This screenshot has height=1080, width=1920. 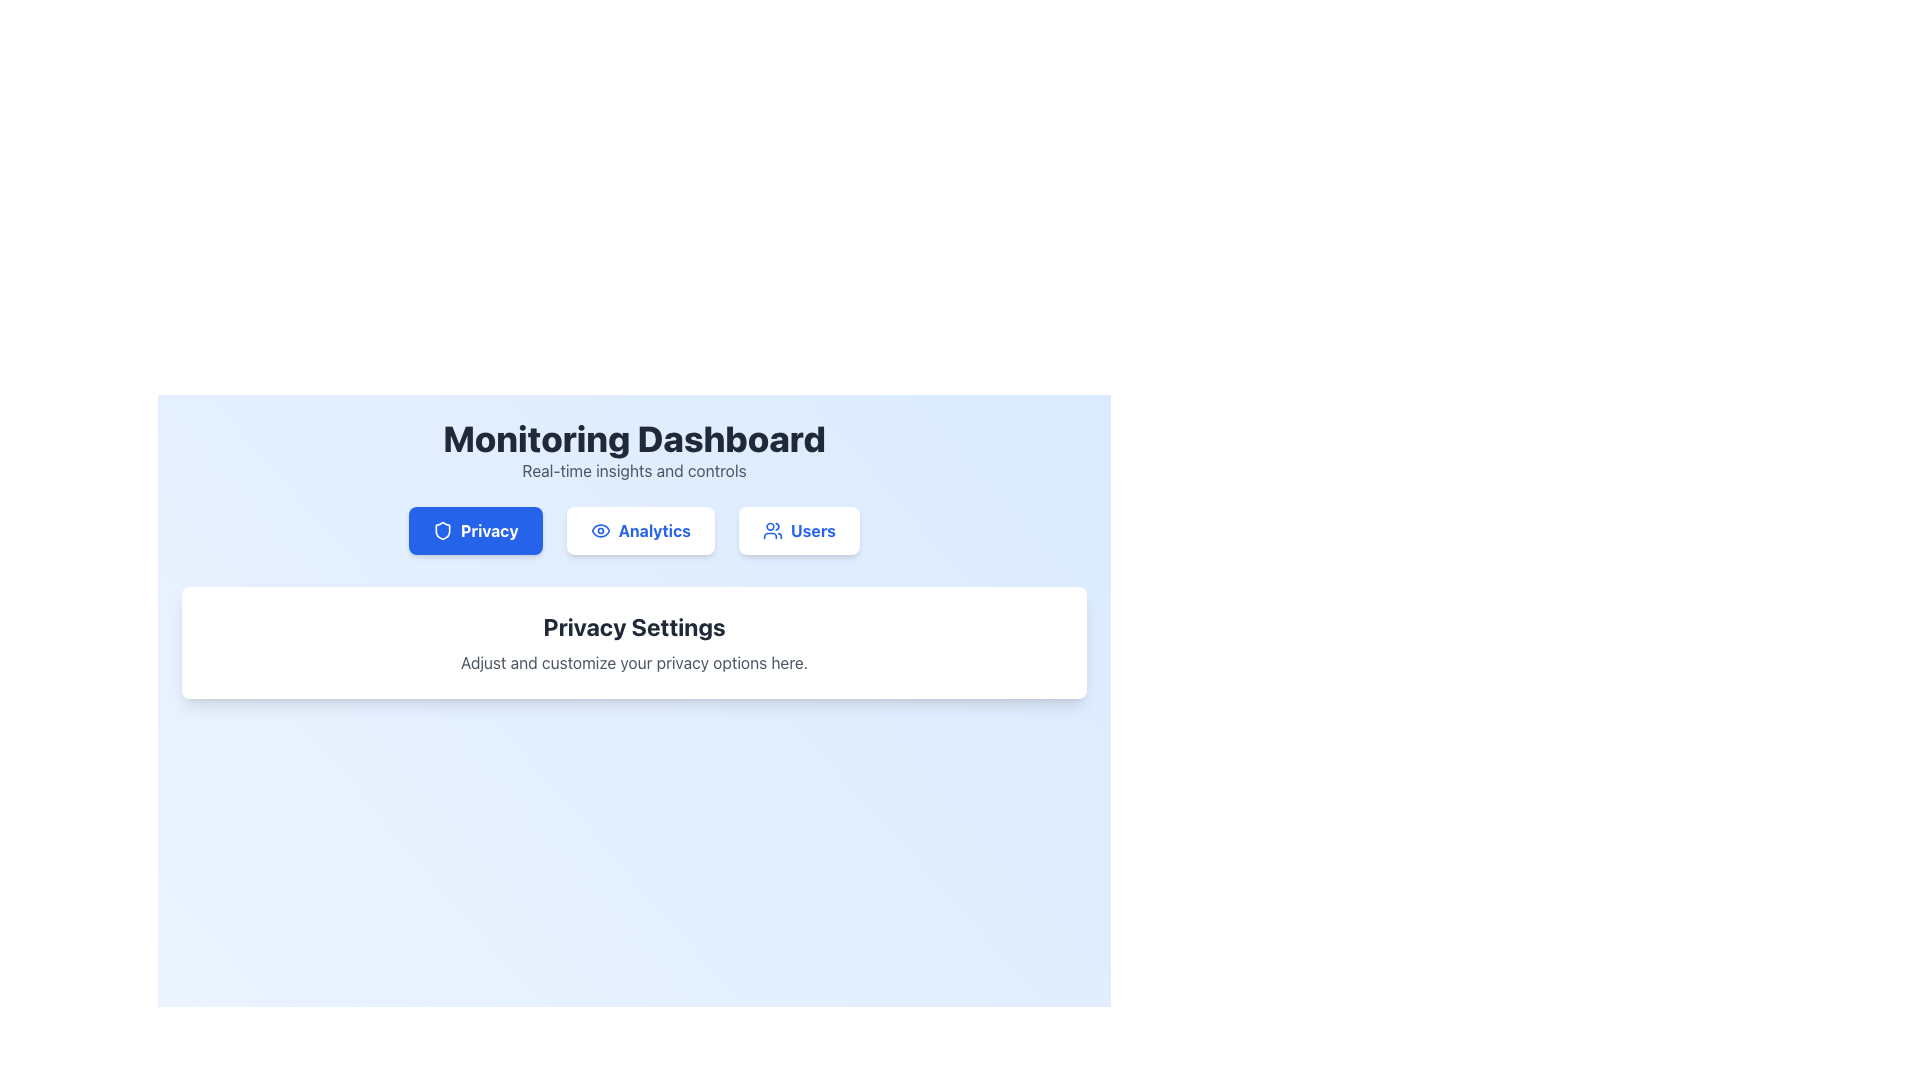 I want to click on the small blue eye icon located to the left of the 'Analytics' button label, so click(x=599, y=530).